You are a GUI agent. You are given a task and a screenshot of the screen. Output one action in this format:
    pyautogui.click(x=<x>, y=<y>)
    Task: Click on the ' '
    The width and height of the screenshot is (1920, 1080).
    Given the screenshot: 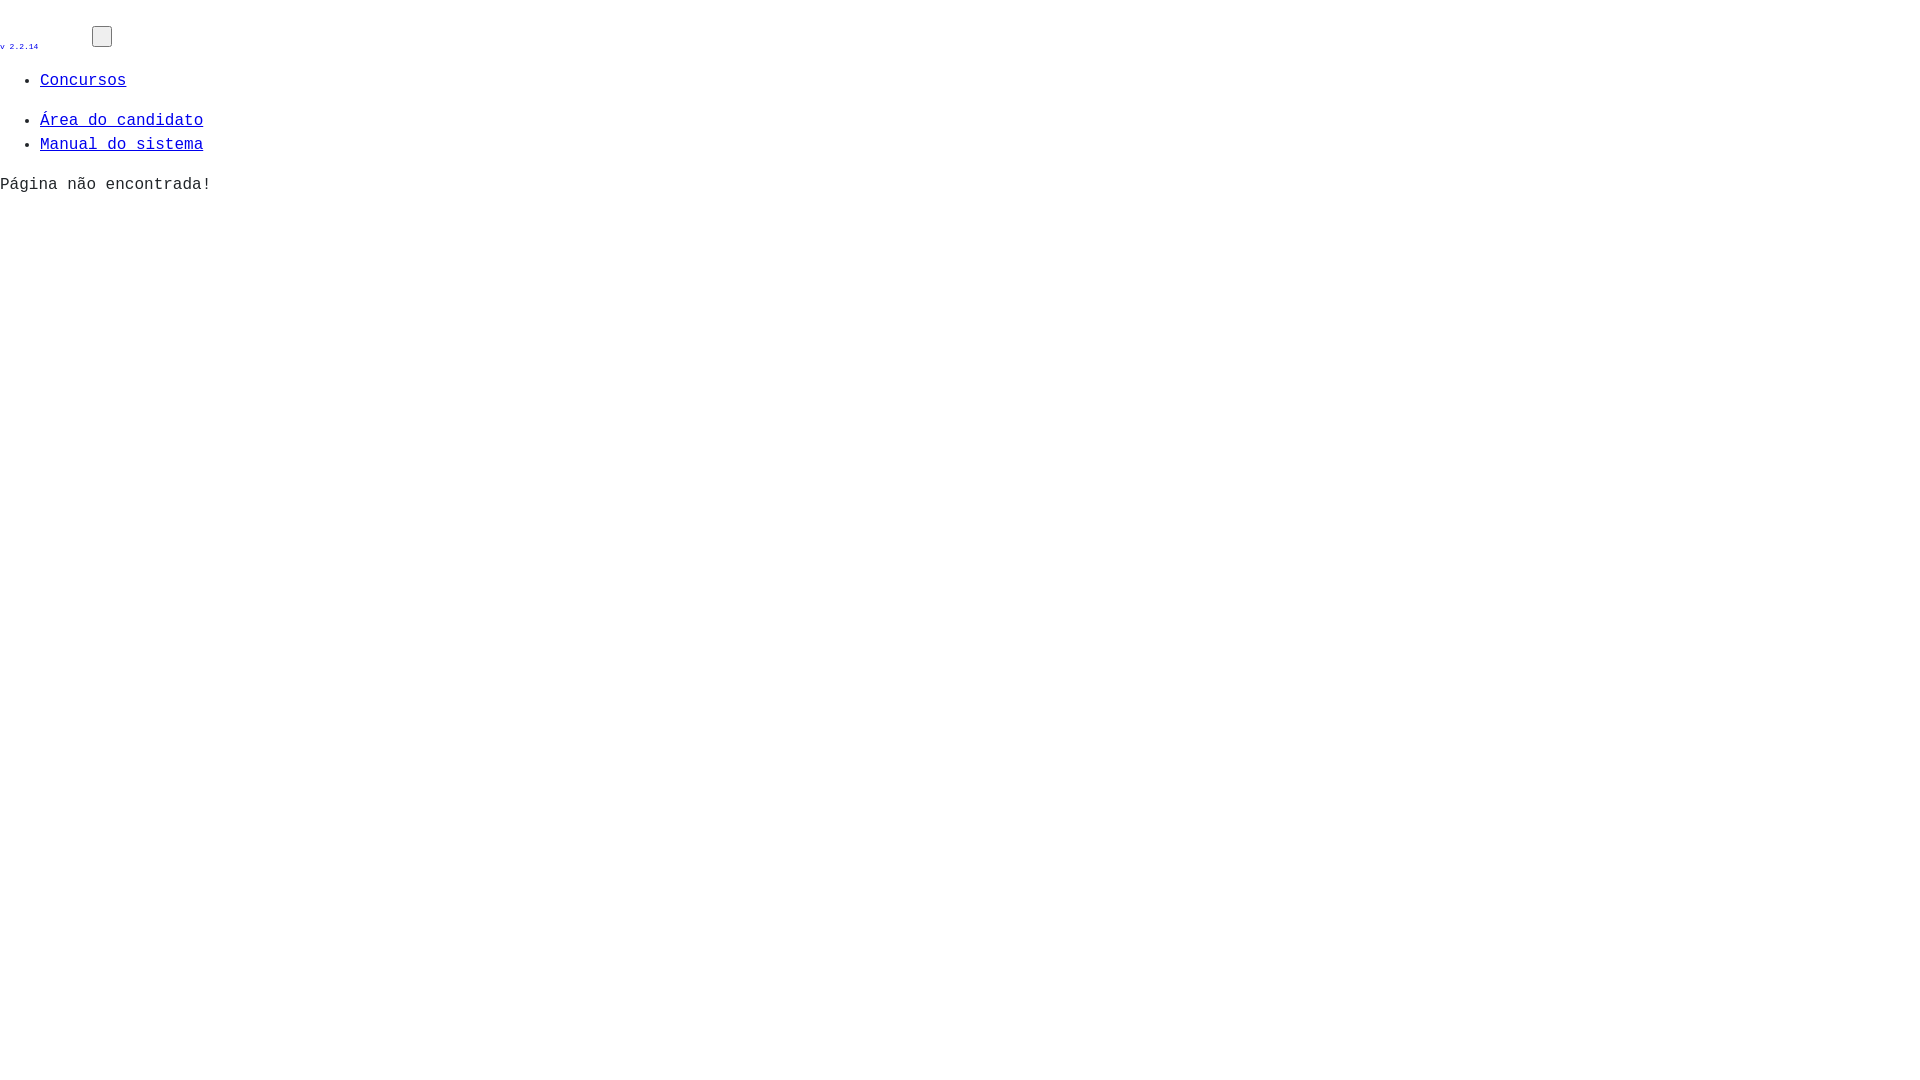 What is the action you would take?
    pyautogui.click(x=100, y=36)
    